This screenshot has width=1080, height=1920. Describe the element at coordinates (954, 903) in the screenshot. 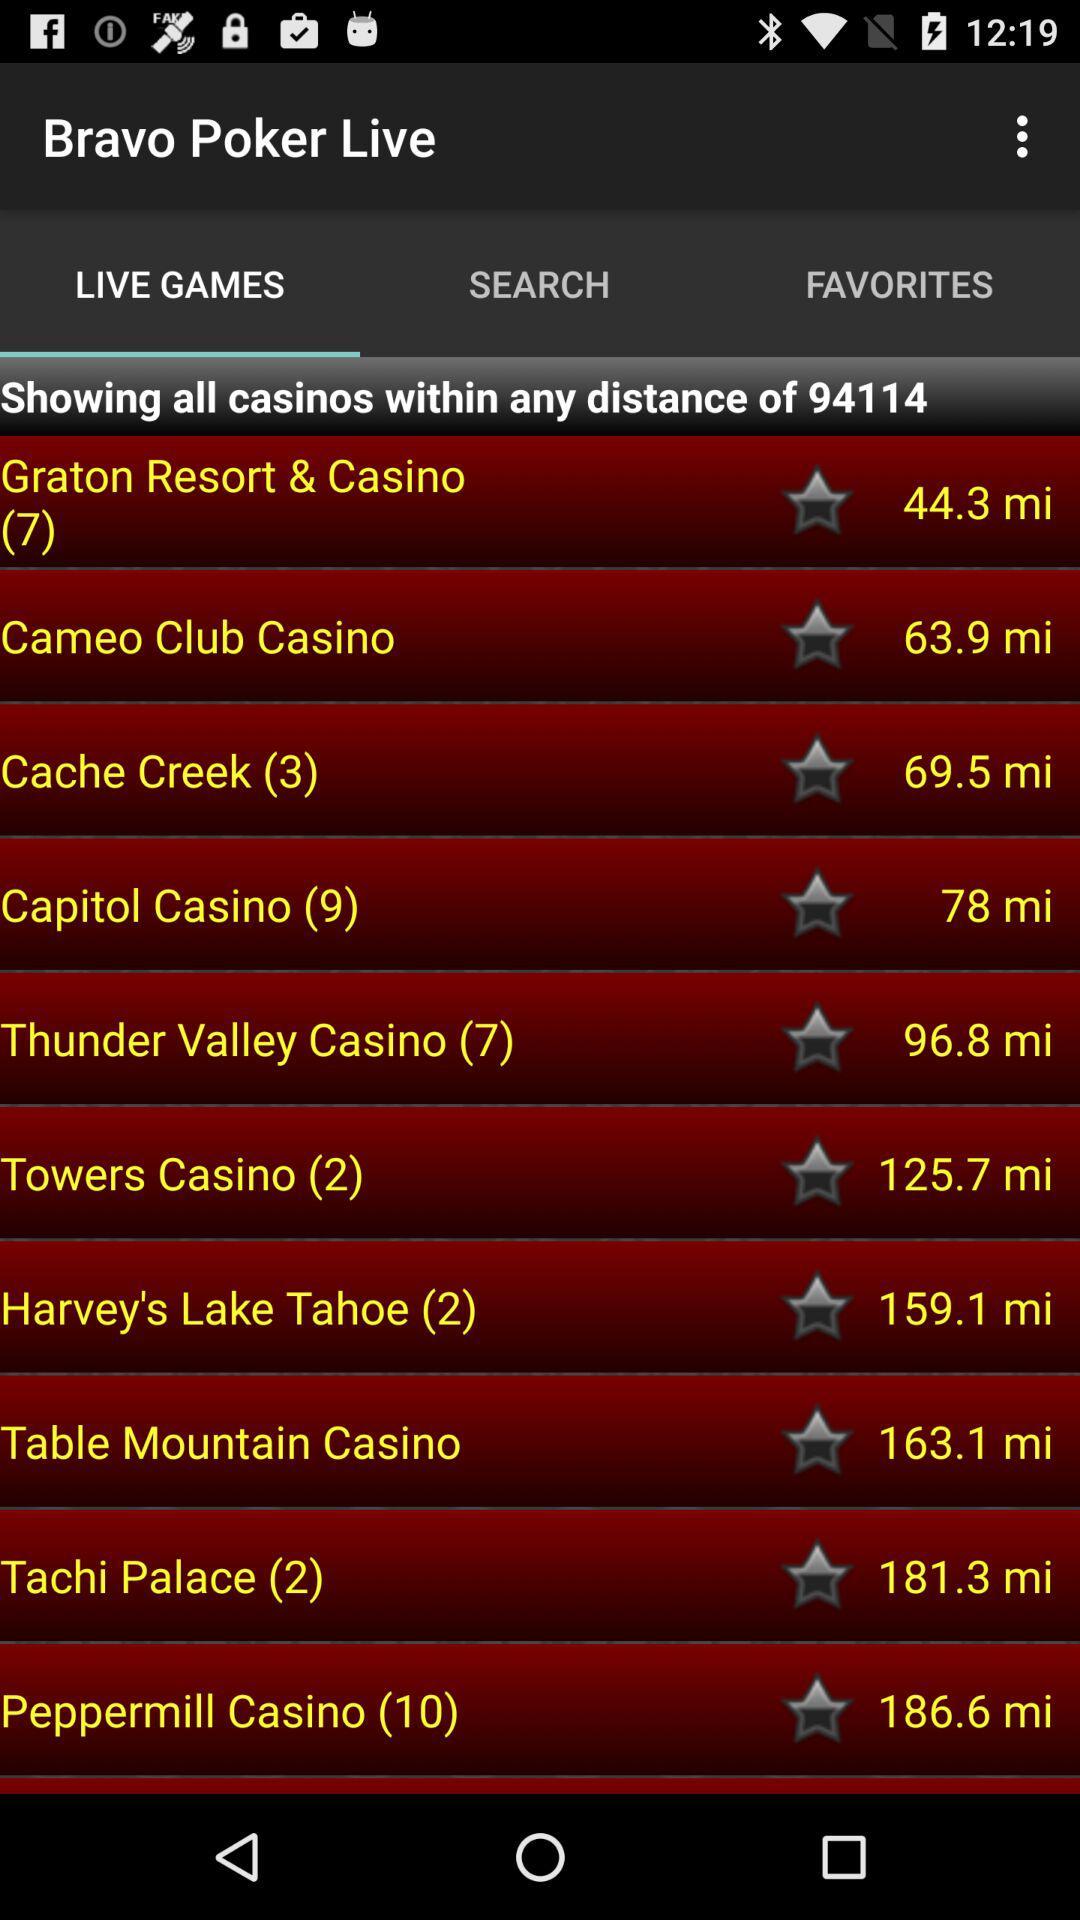

I see `the 78 mi app` at that location.